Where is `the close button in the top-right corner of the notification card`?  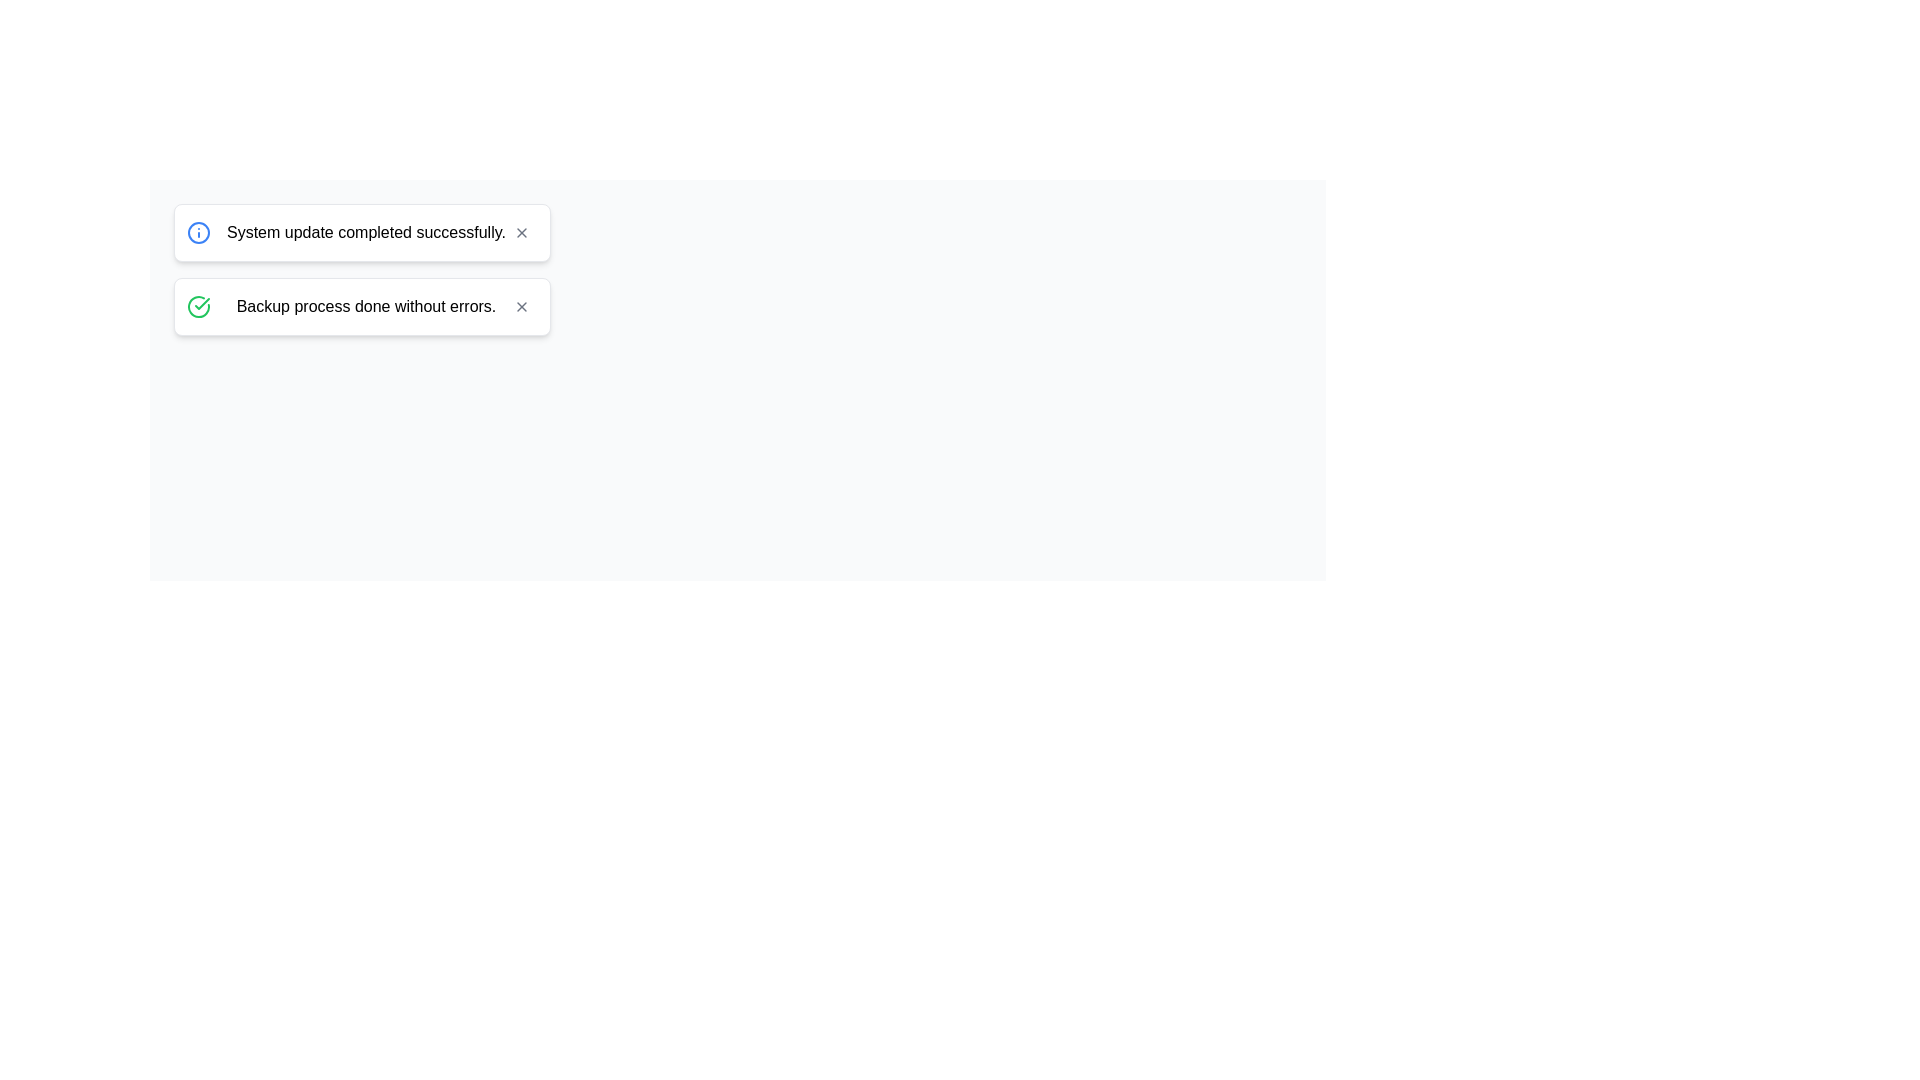
the close button in the top-right corner of the notification card is located at coordinates (521, 231).